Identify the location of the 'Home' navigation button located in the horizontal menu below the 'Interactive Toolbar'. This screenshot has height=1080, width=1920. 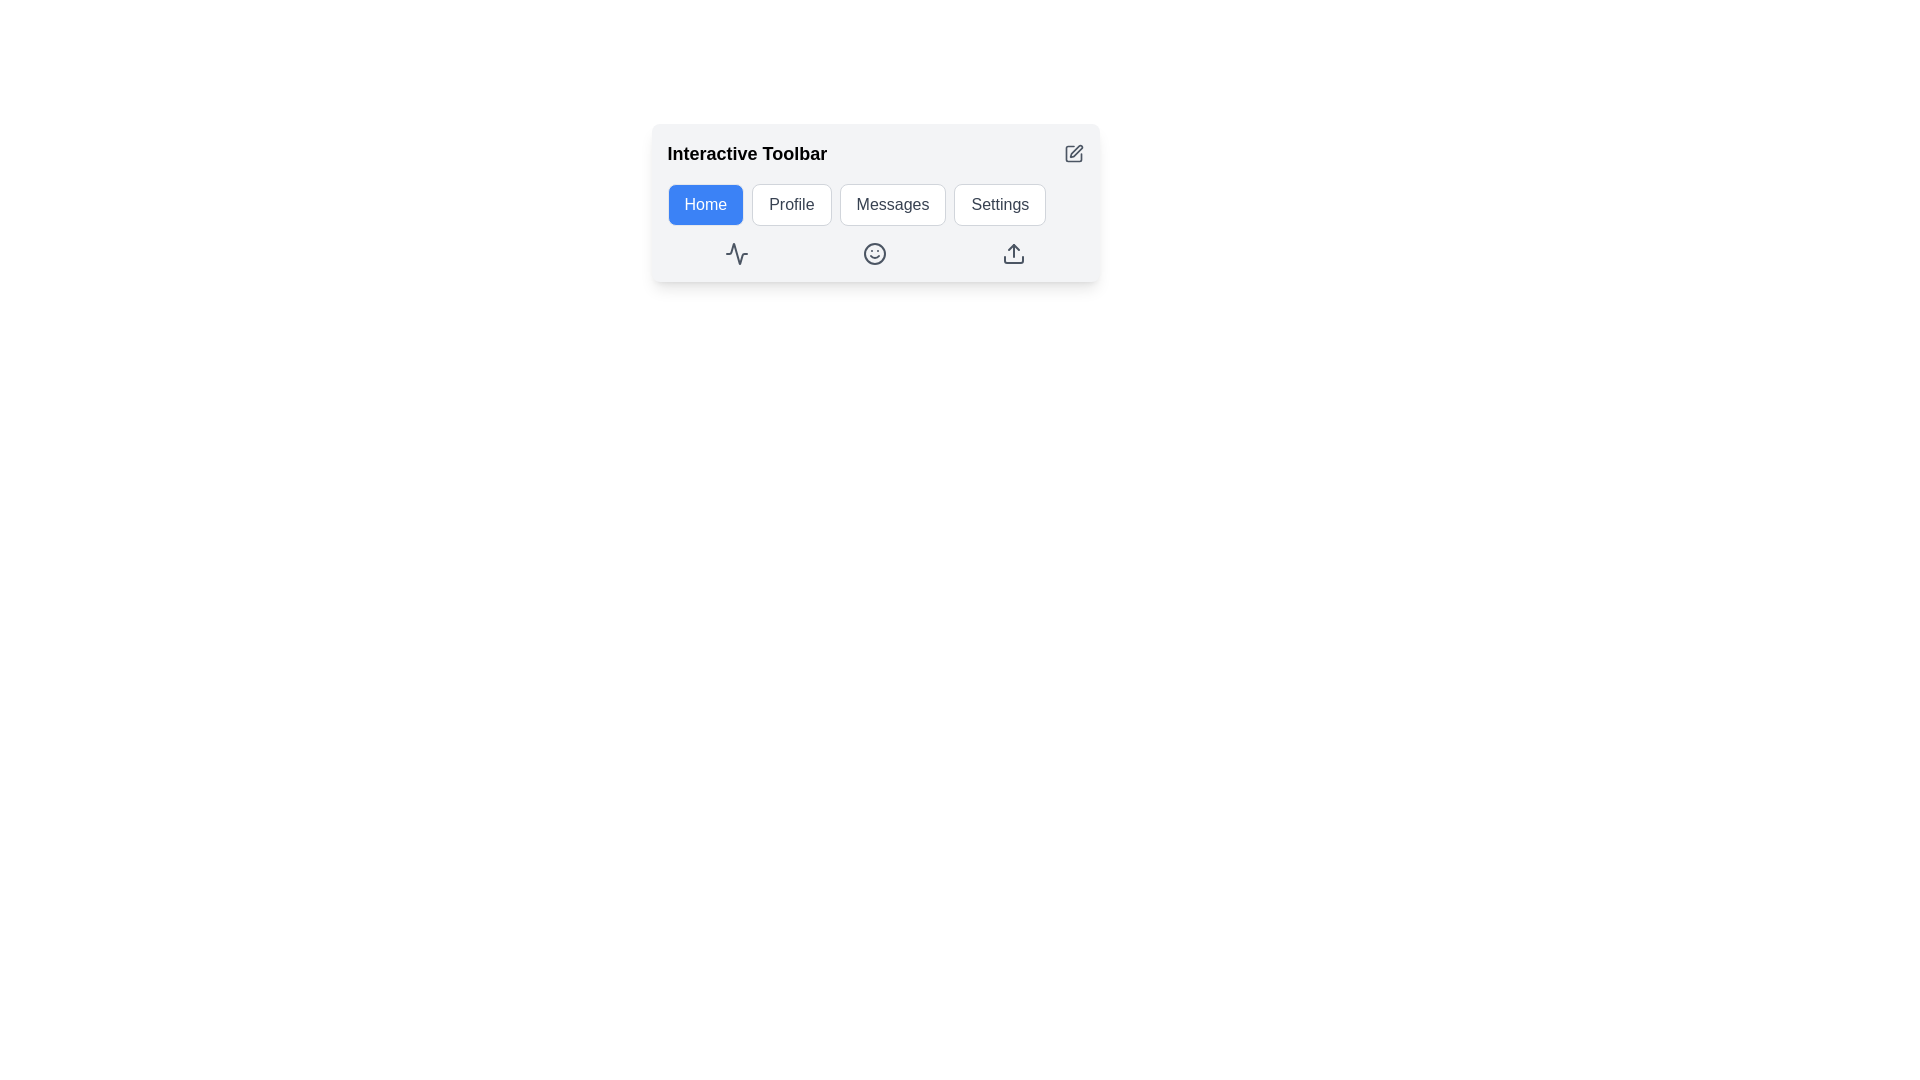
(705, 204).